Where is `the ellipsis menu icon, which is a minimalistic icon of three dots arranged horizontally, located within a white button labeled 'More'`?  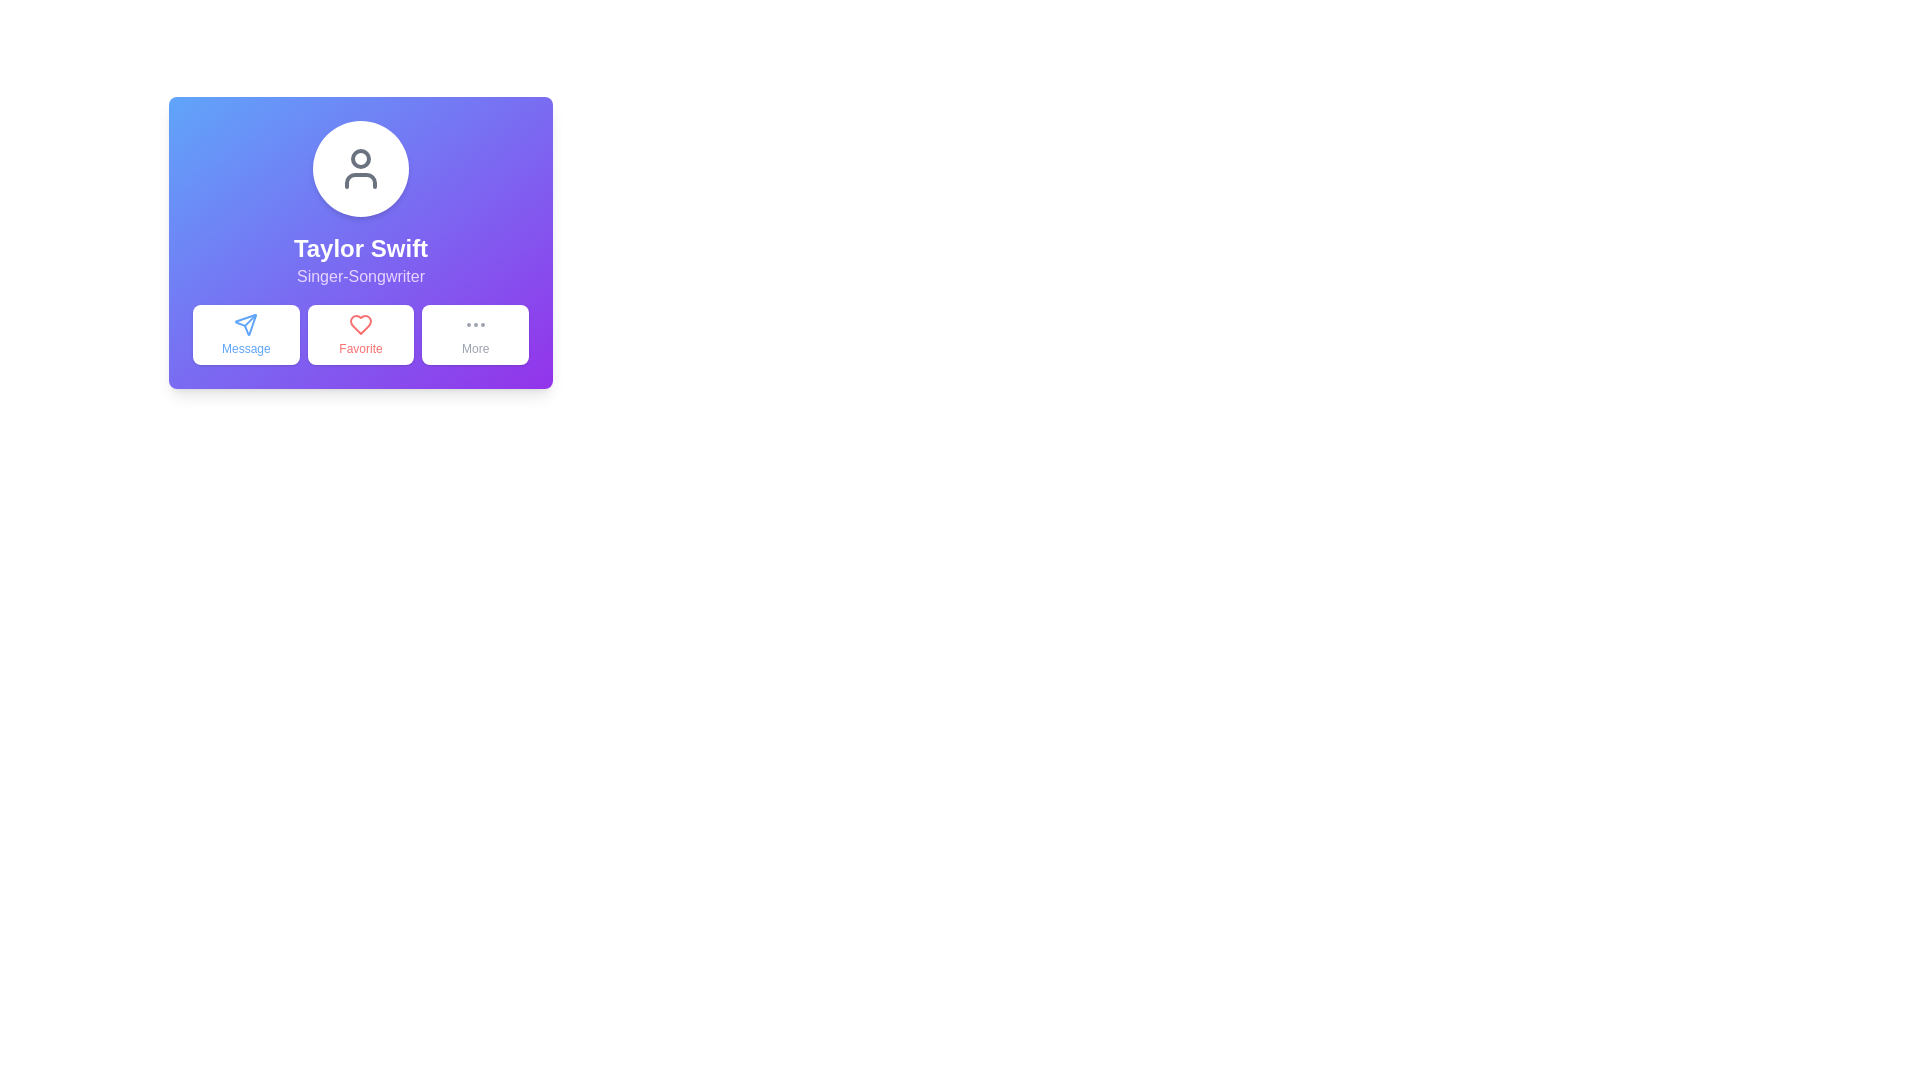
the ellipsis menu icon, which is a minimalistic icon of three dots arranged horizontally, located within a white button labeled 'More' is located at coordinates (474, 323).